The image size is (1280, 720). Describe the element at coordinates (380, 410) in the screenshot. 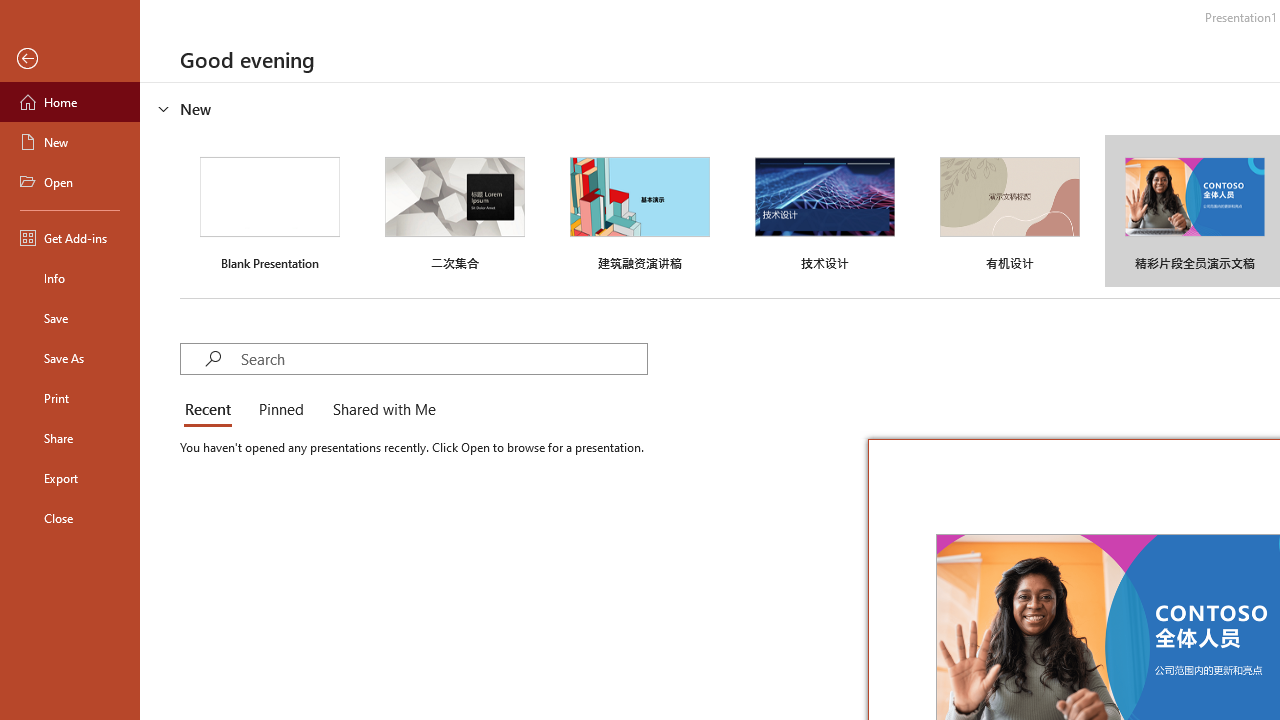

I see `'Shared with Me'` at that location.